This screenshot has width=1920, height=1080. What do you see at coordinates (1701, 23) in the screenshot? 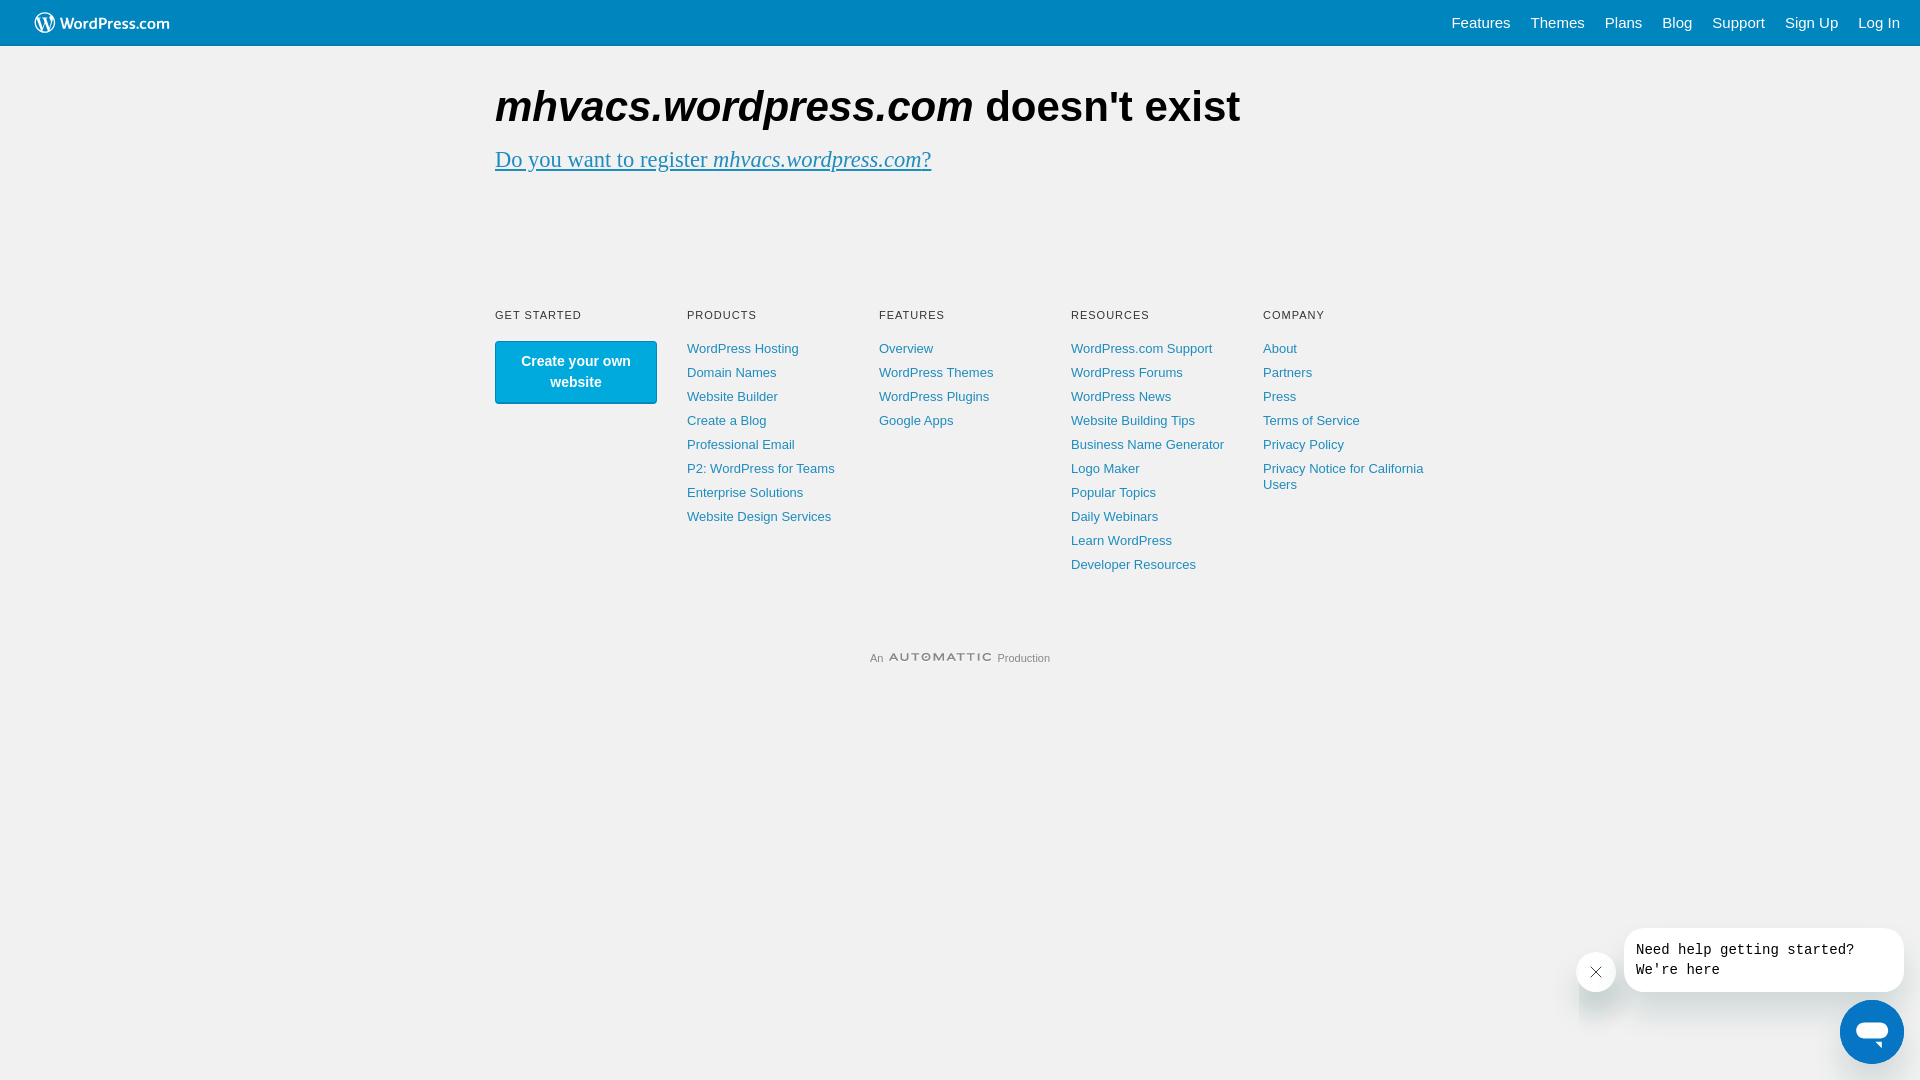
I see `'Support'` at bounding box center [1701, 23].